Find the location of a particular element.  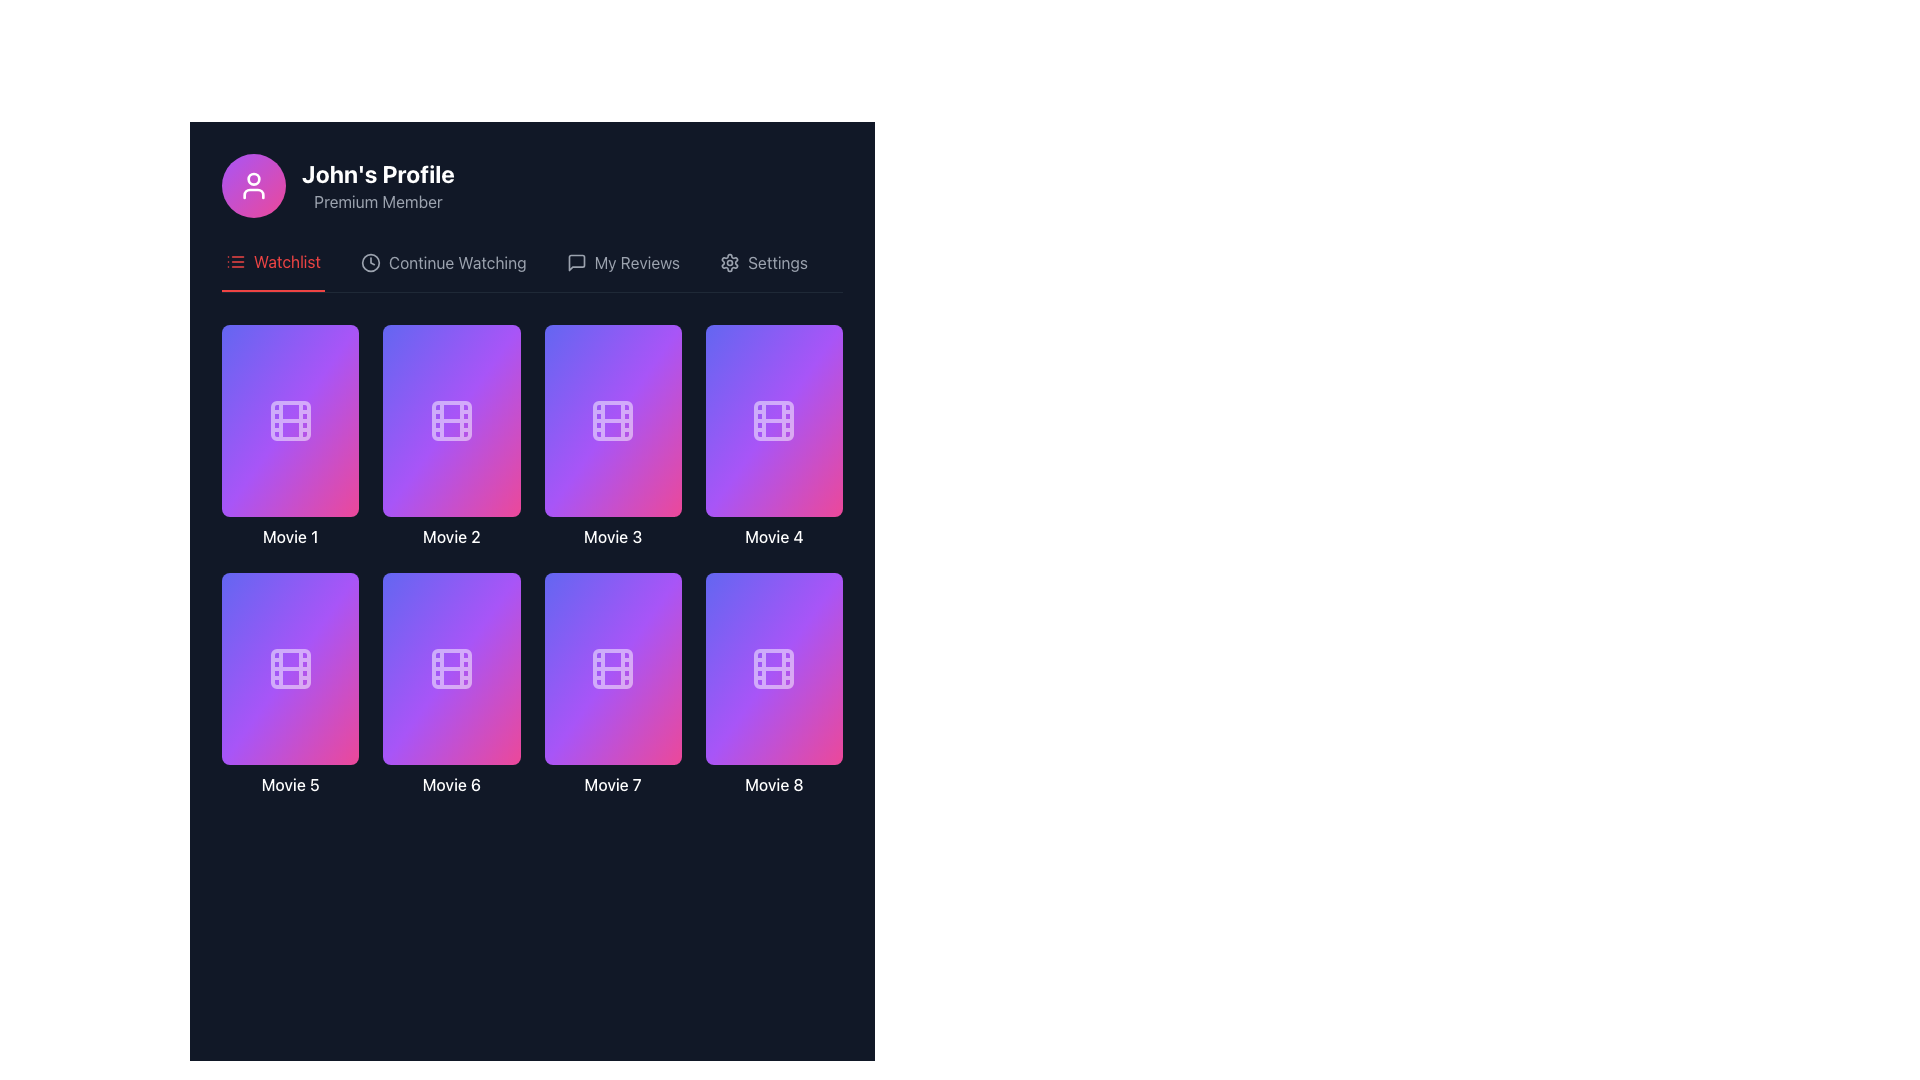

the play button icon located centrally within the 'Movie 6' card in the application interface is located at coordinates (450, 659).